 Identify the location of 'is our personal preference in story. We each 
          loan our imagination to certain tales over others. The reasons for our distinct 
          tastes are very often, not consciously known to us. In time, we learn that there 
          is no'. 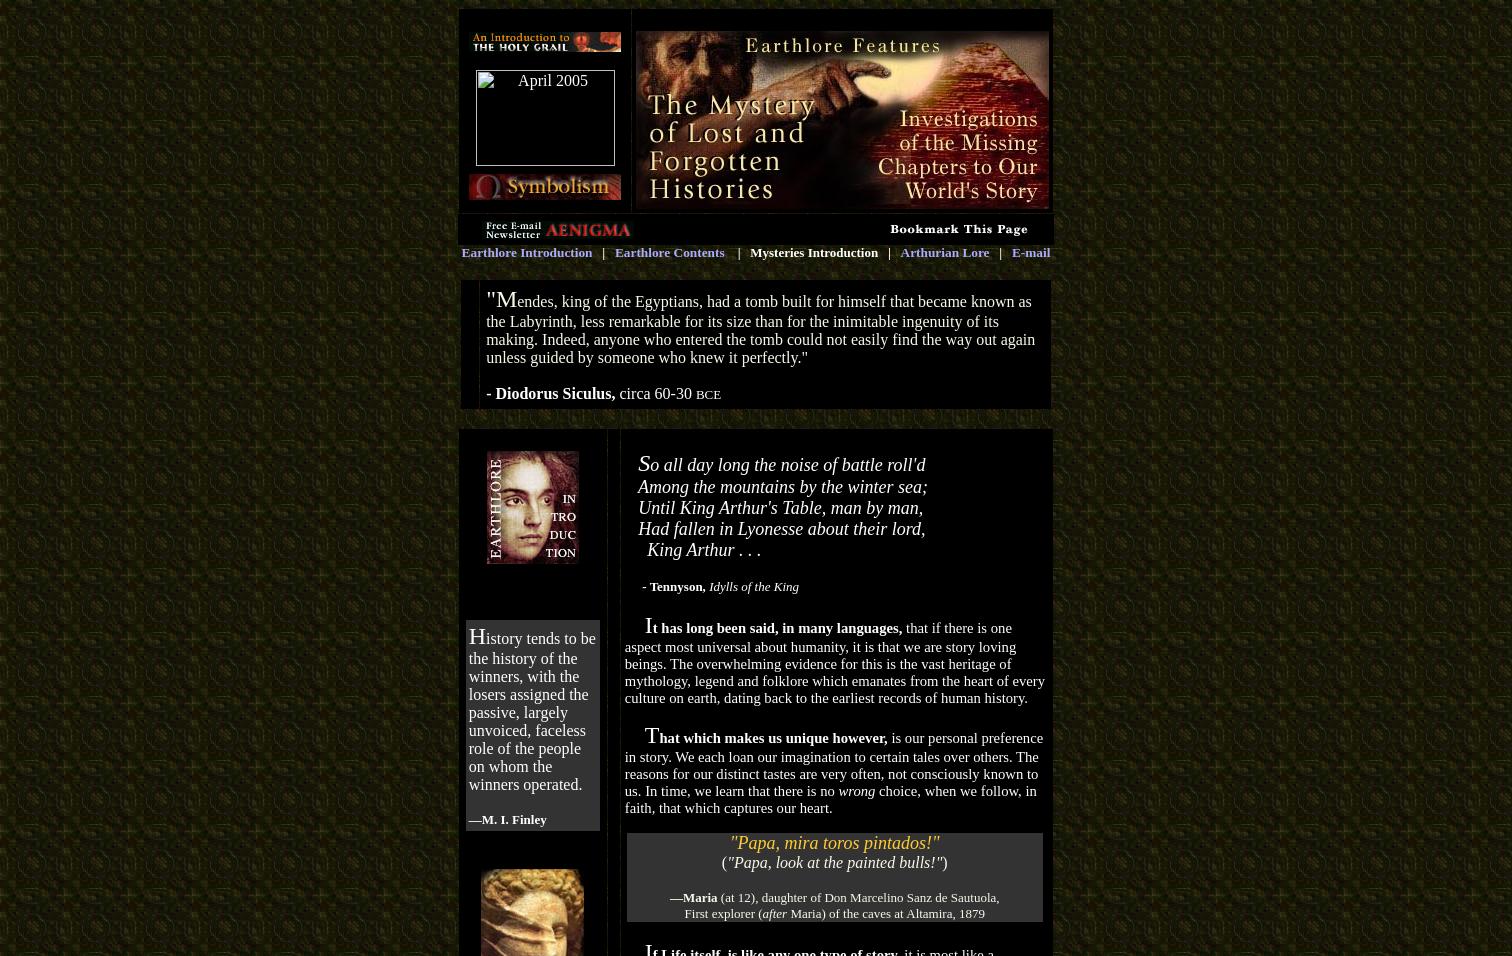
(833, 762).